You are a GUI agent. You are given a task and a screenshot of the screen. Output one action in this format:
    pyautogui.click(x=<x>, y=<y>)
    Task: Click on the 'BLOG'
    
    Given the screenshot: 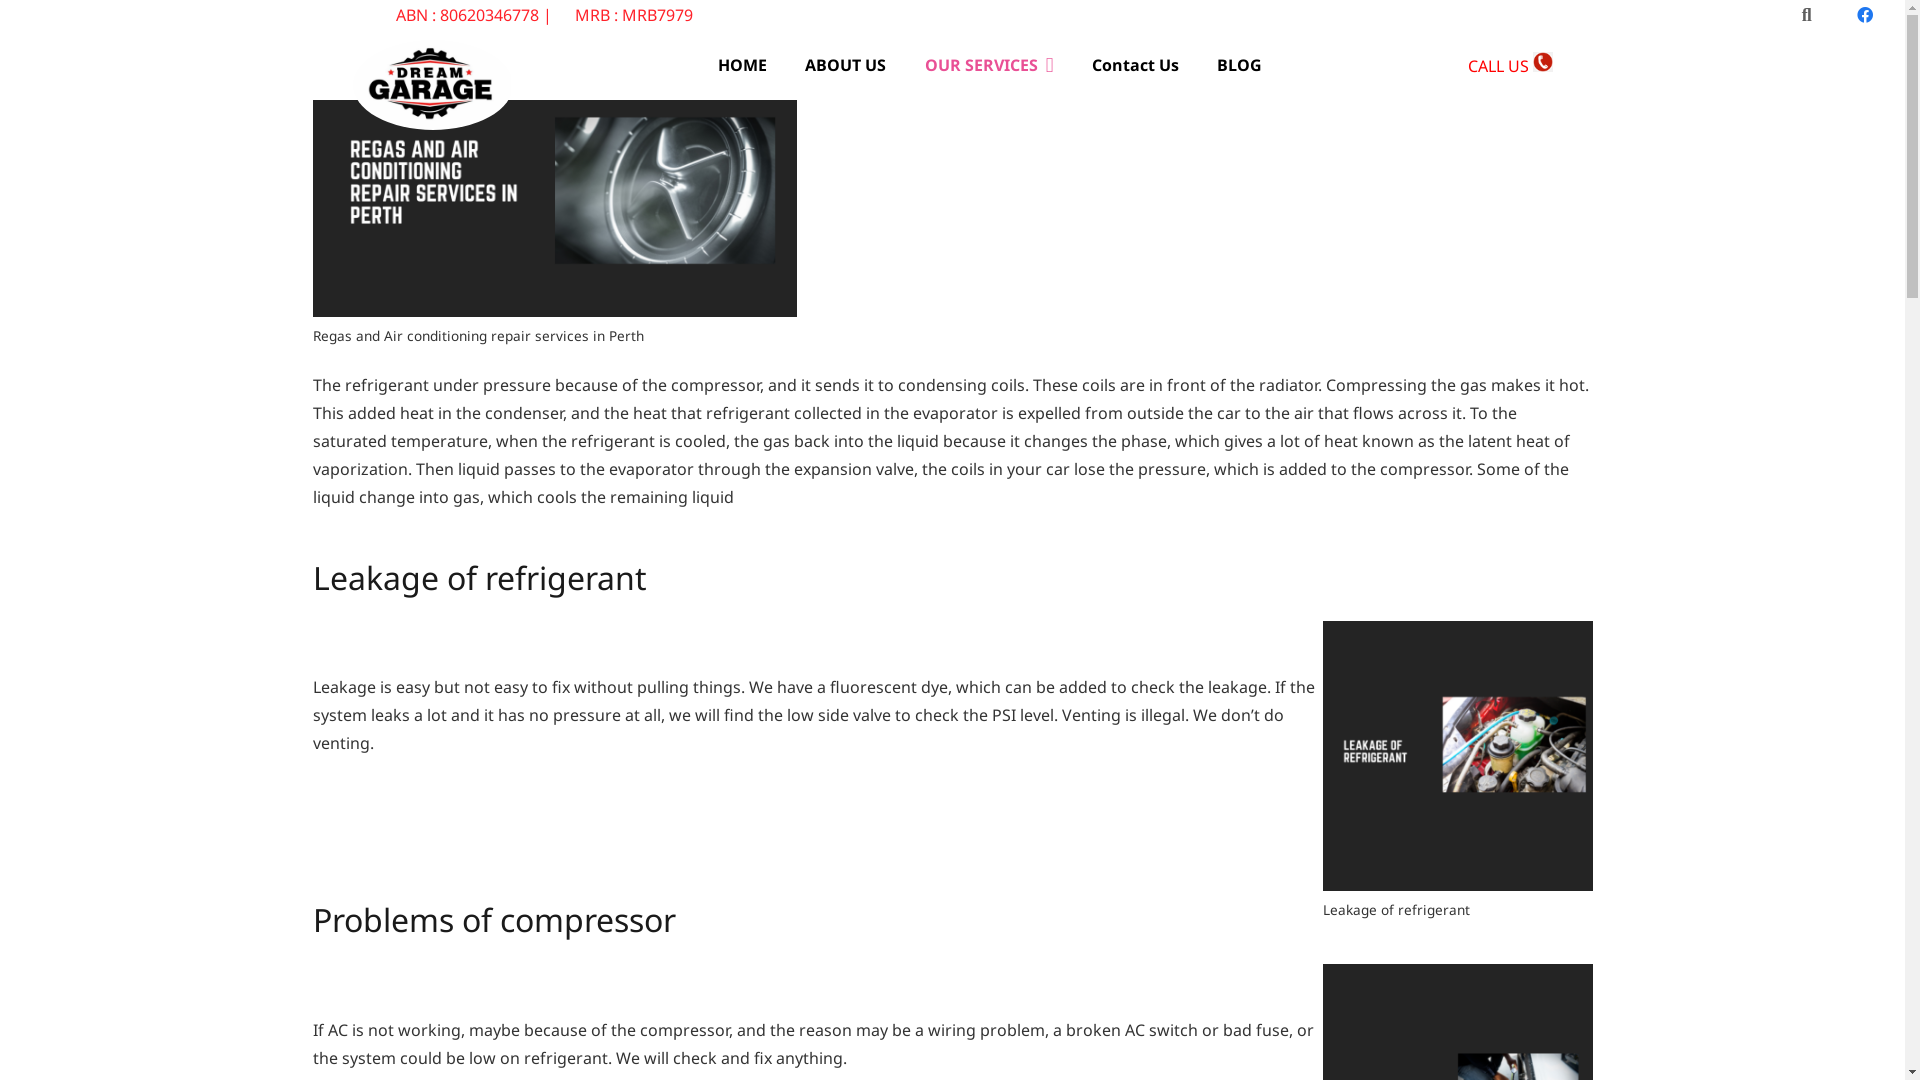 What is the action you would take?
    pyautogui.click(x=1238, y=64)
    